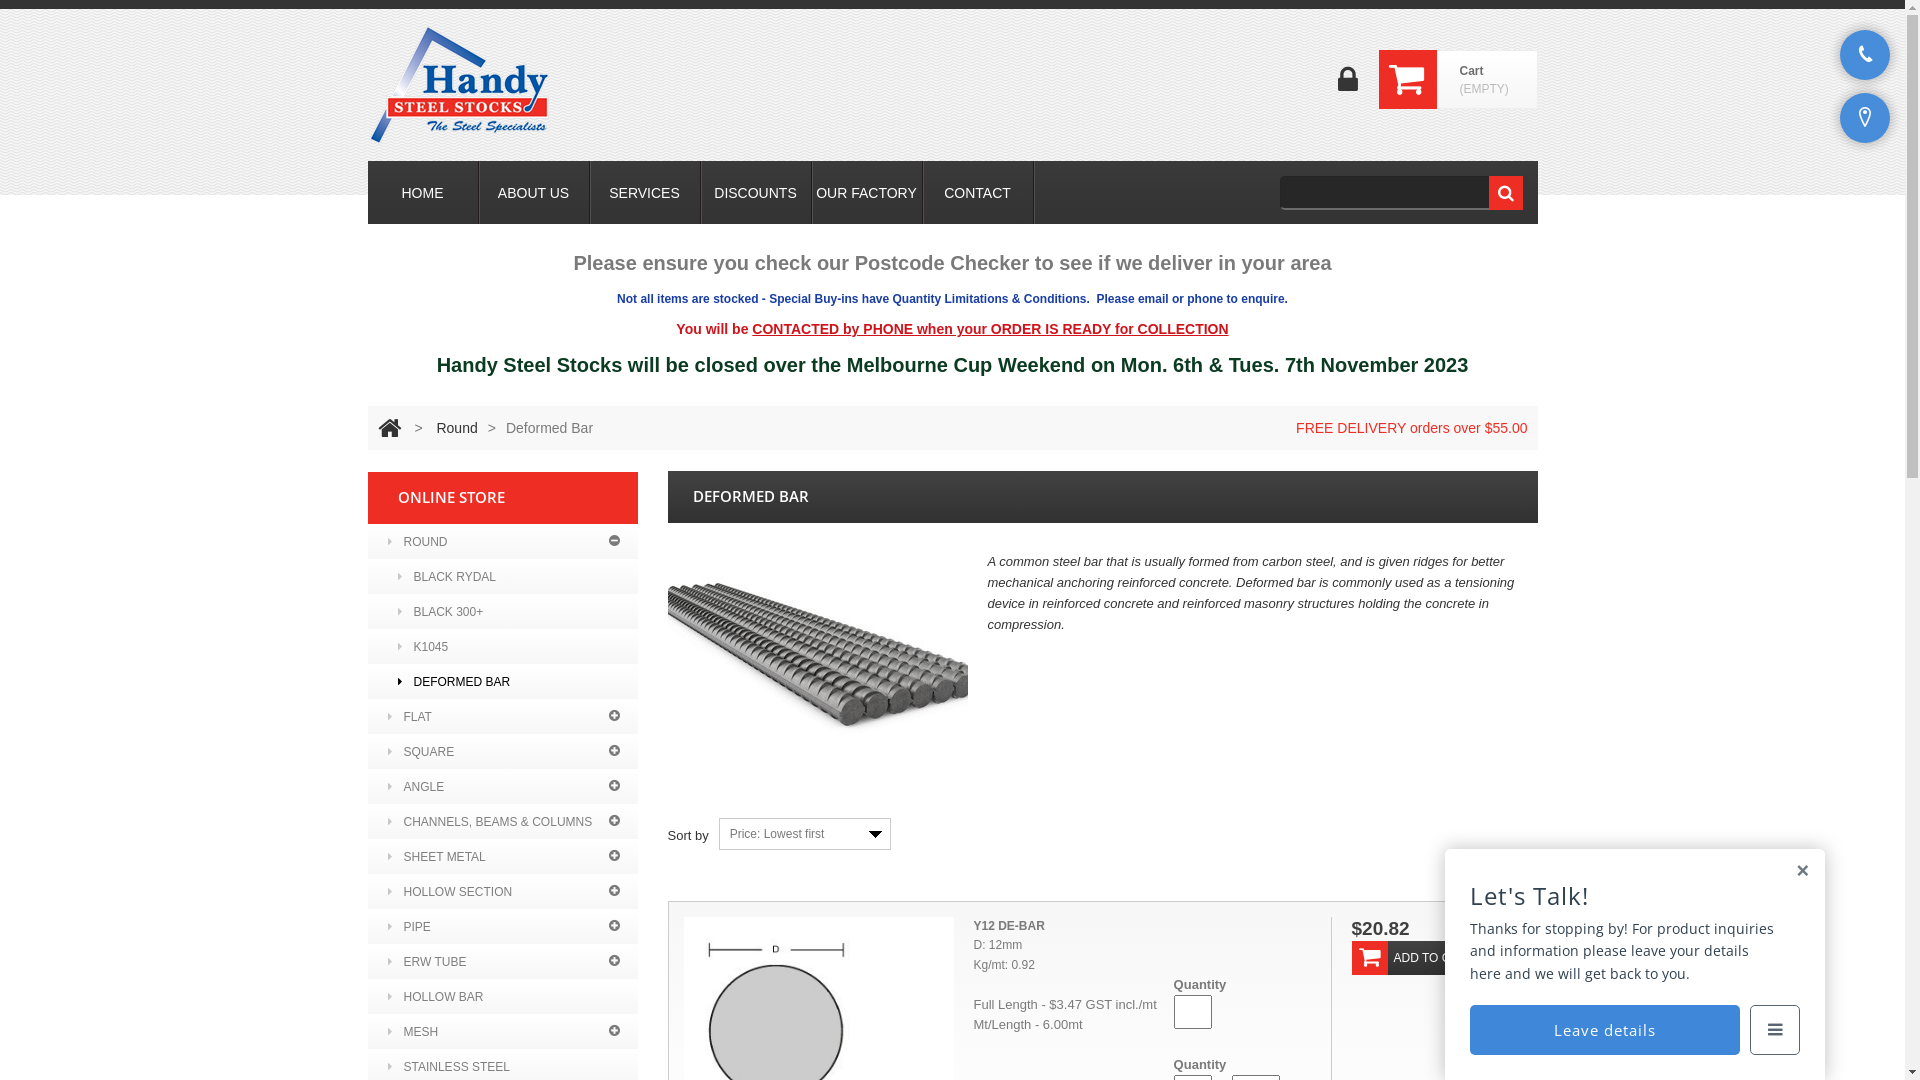  I want to click on 'ROUND', so click(368, 541).